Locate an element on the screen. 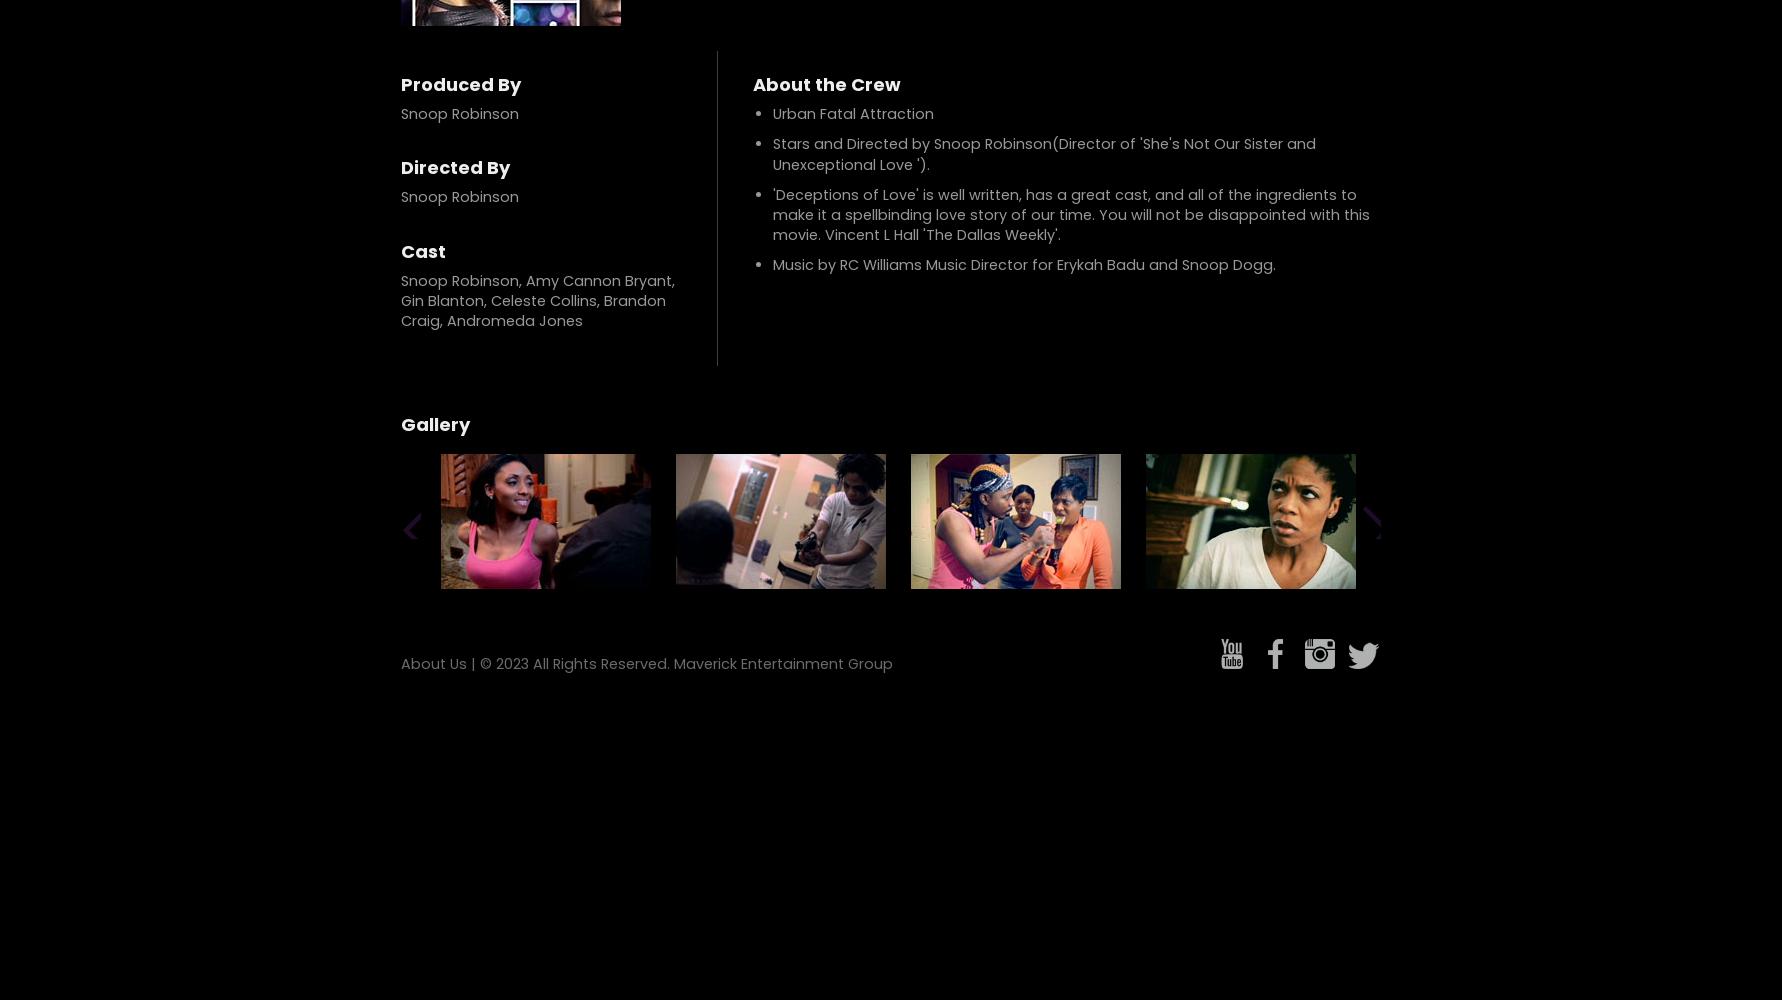 The image size is (1782, 1000). 'Produced By' is located at coordinates (460, 83).